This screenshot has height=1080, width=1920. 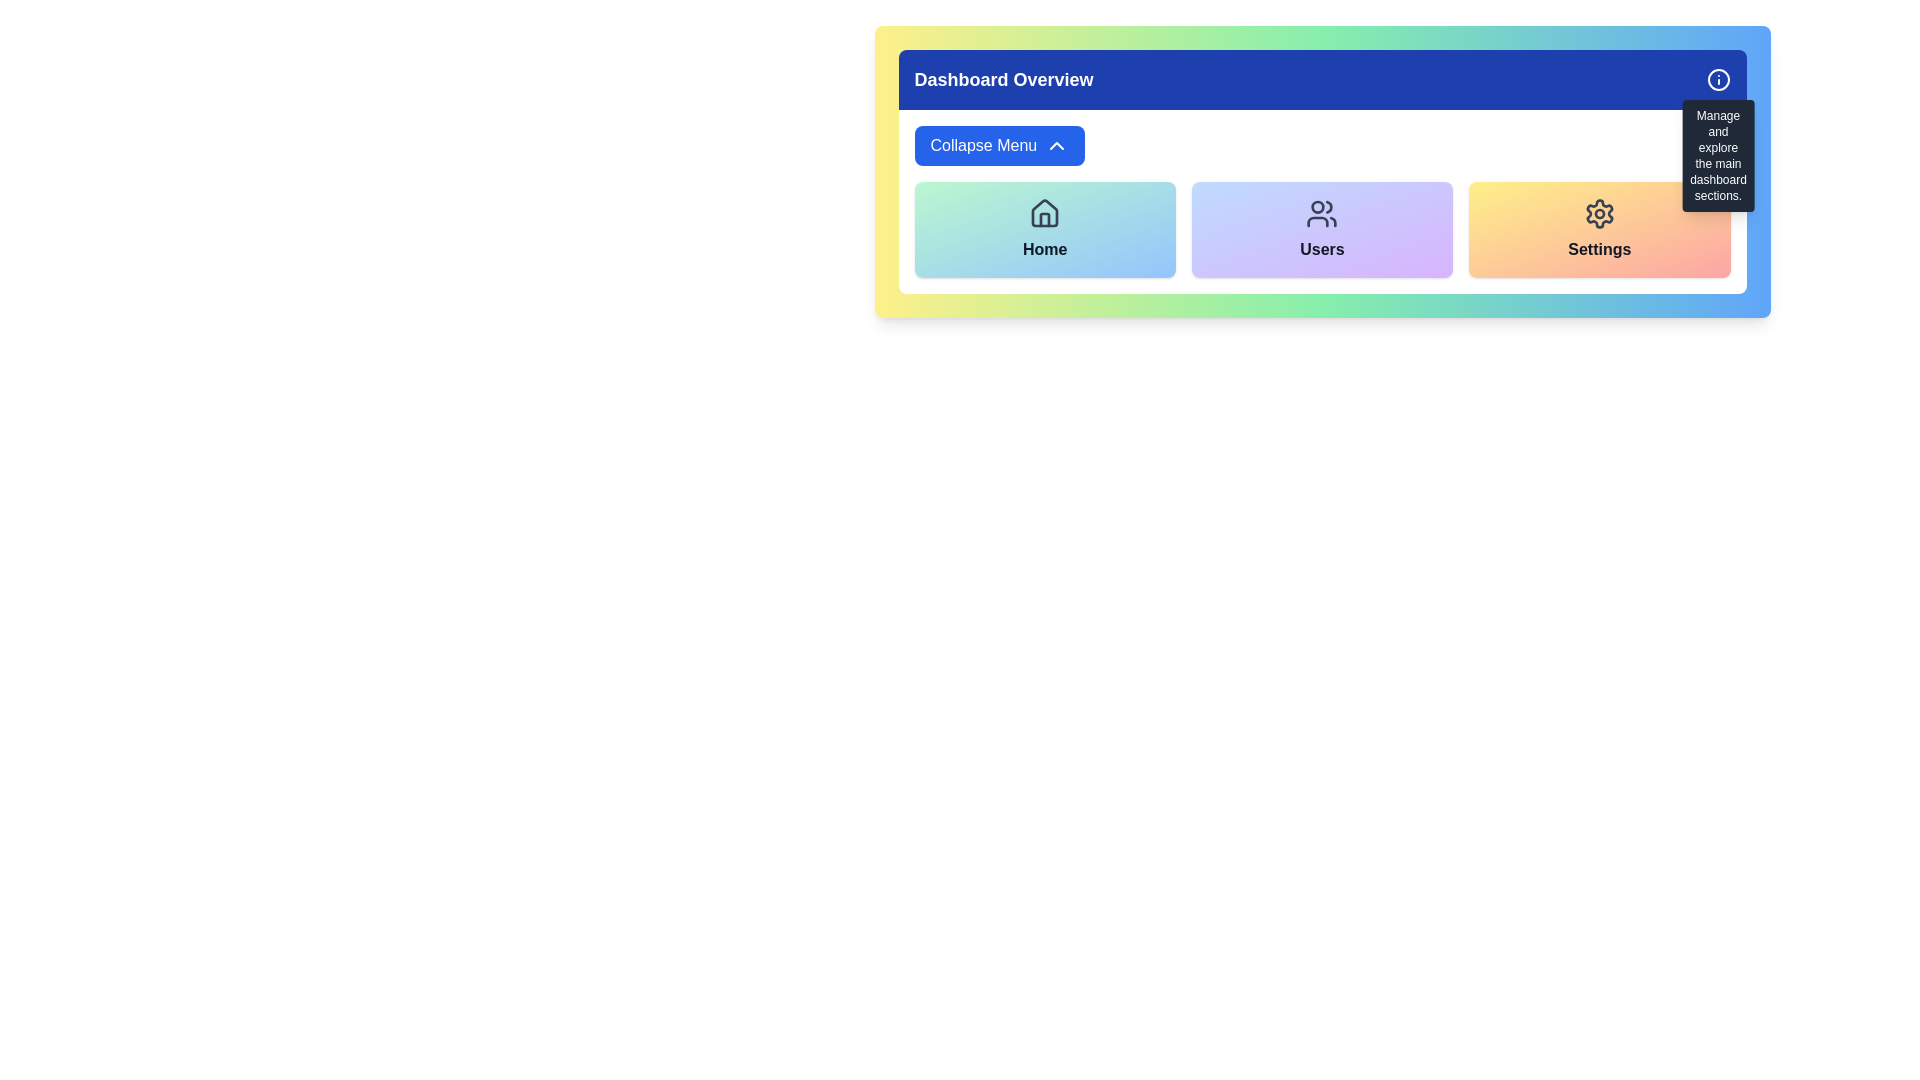 I want to click on the collapse button on the navigation panel located beneath the 'Dashboard Overview' header, so click(x=1322, y=201).